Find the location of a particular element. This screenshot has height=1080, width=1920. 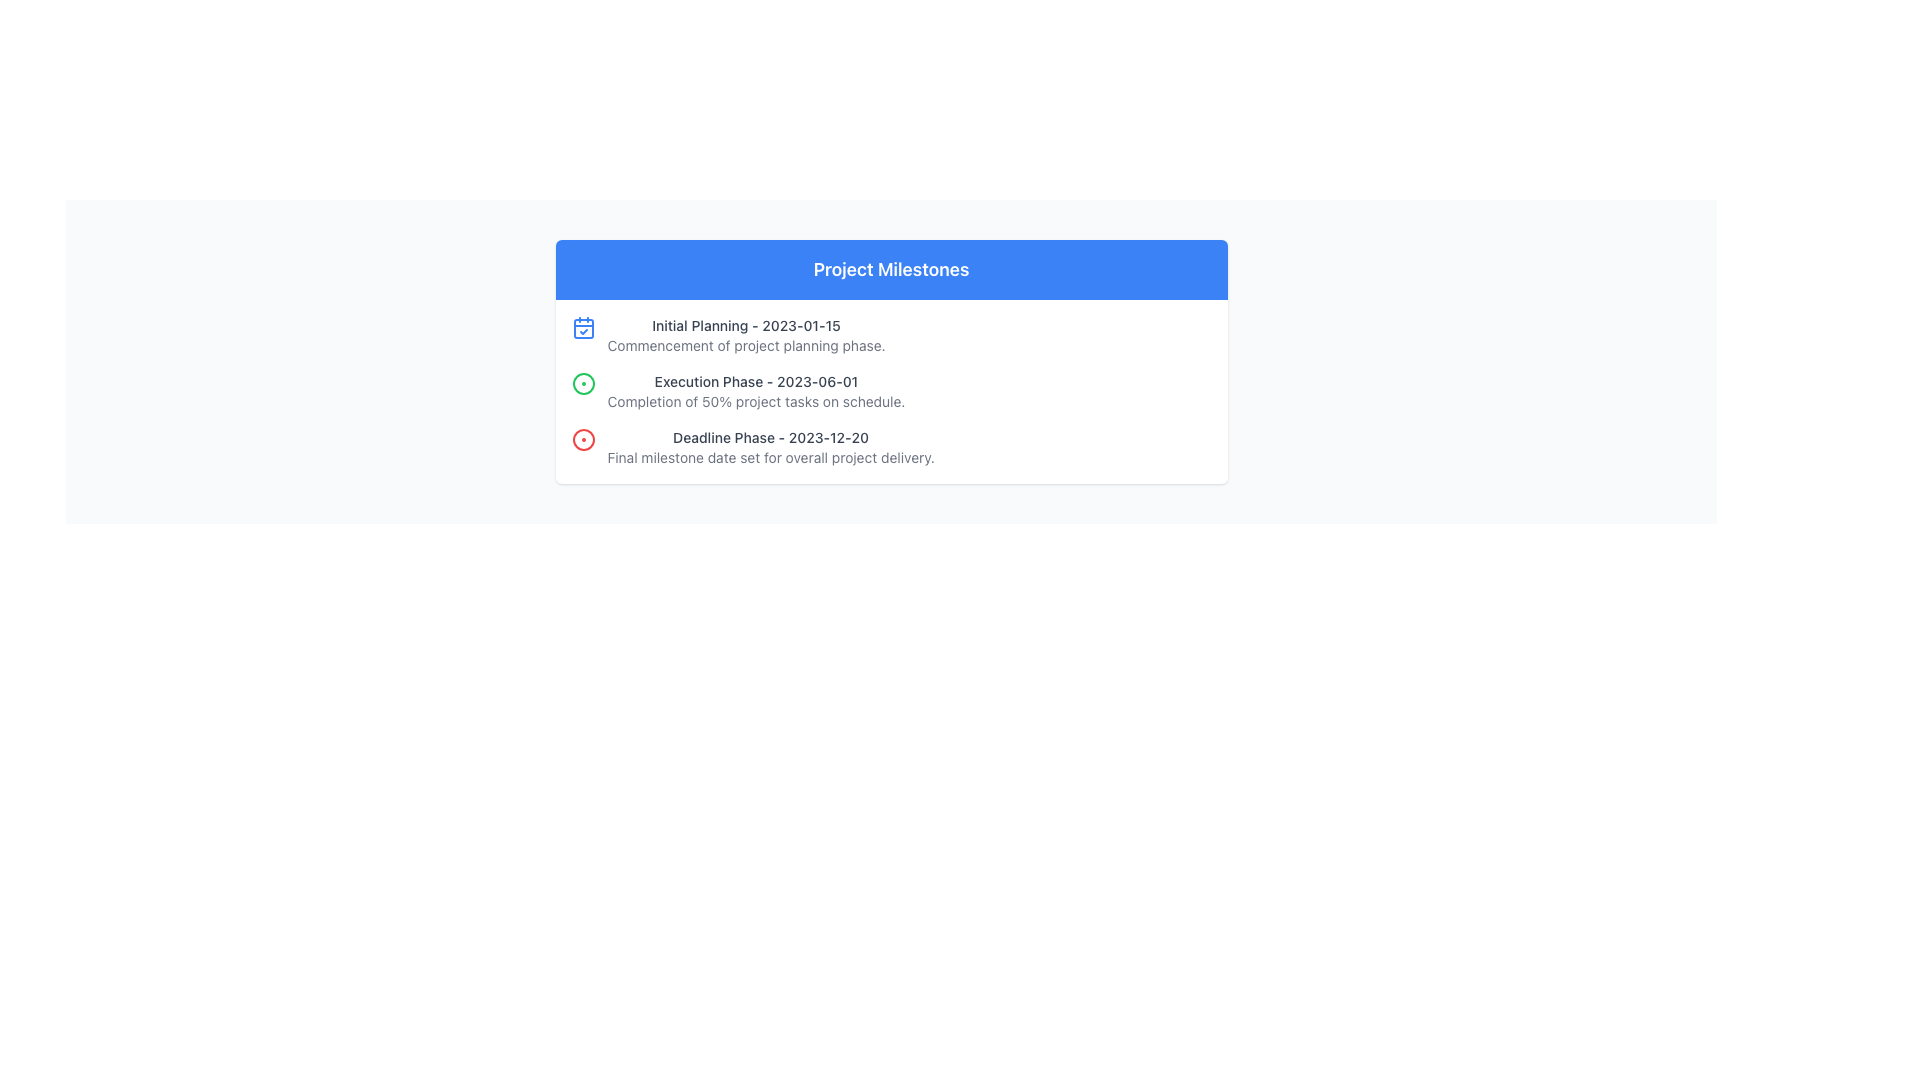

the text label displaying 'Commencement of project planning phase.' which is located below the title 'Initial Planning - 2023-01-15' in the 'Project Milestones' section is located at coordinates (745, 345).